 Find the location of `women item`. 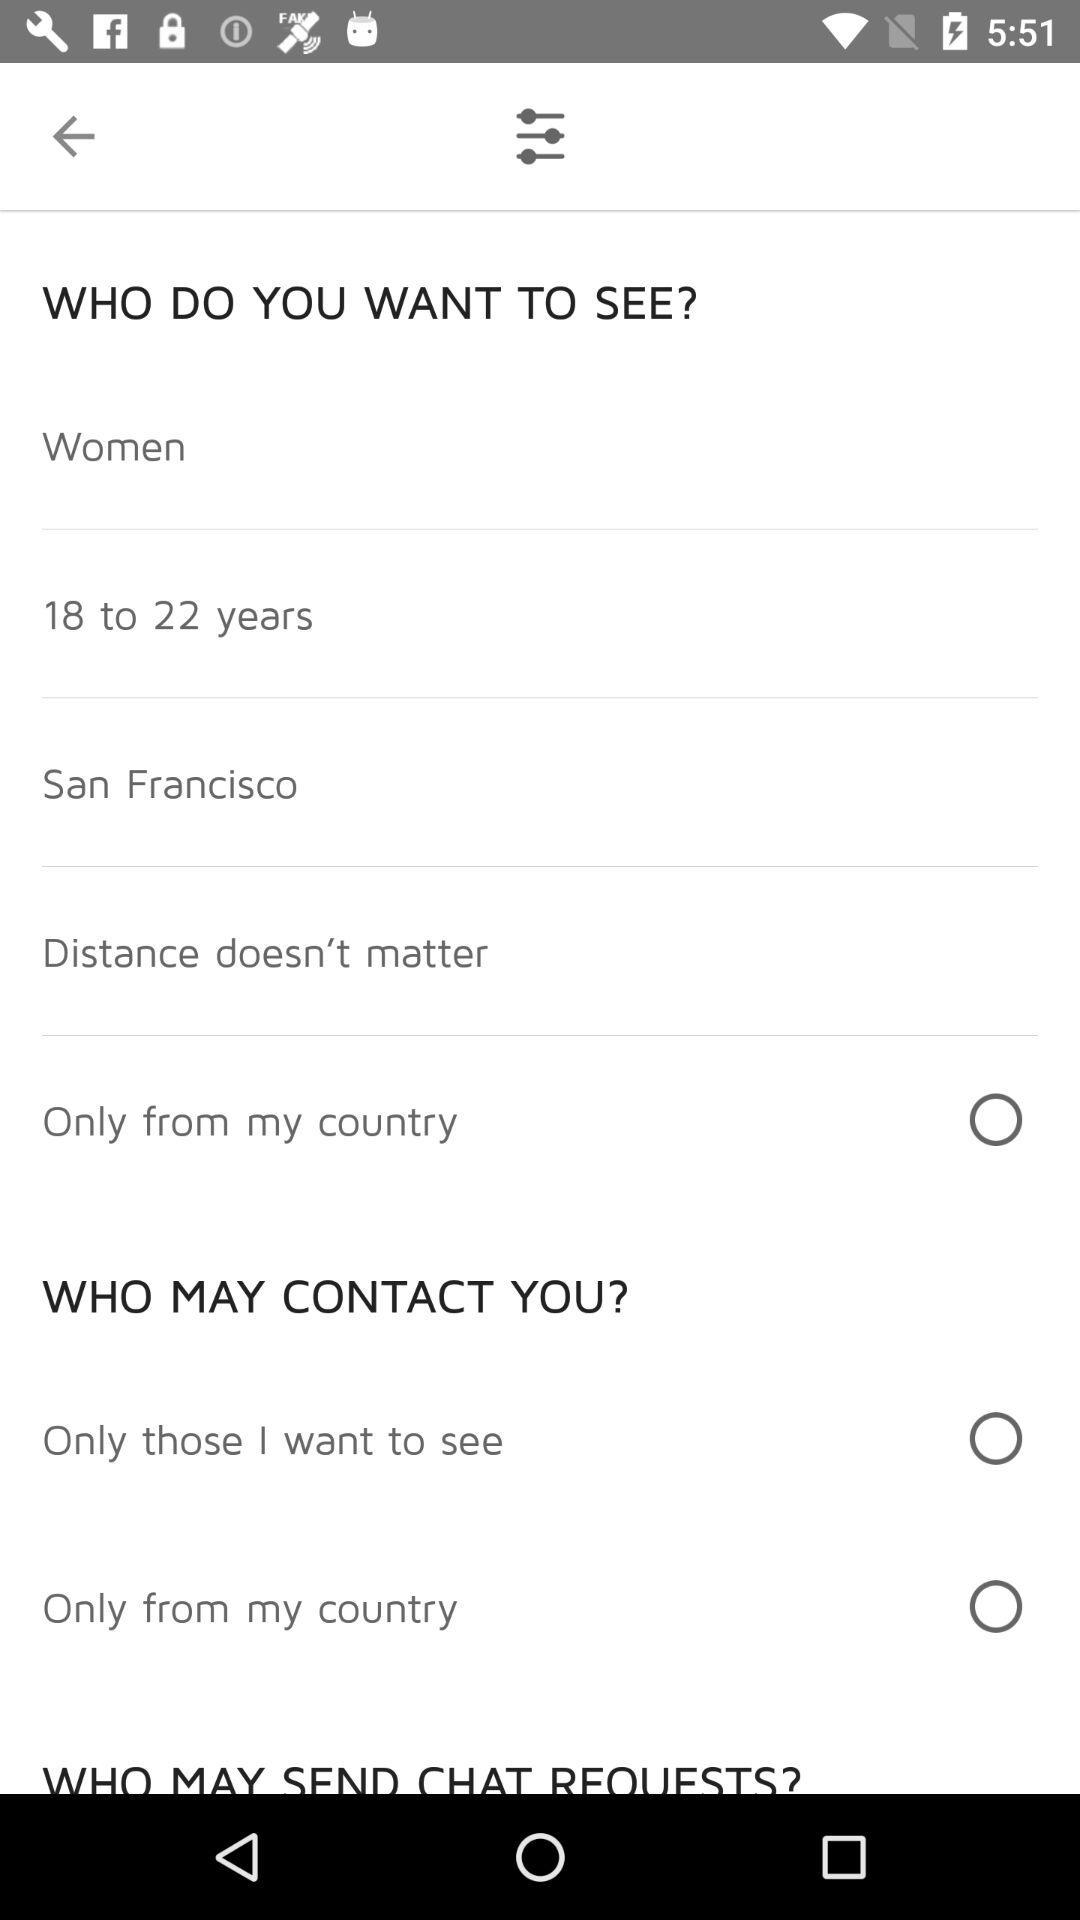

women item is located at coordinates (114, 443).